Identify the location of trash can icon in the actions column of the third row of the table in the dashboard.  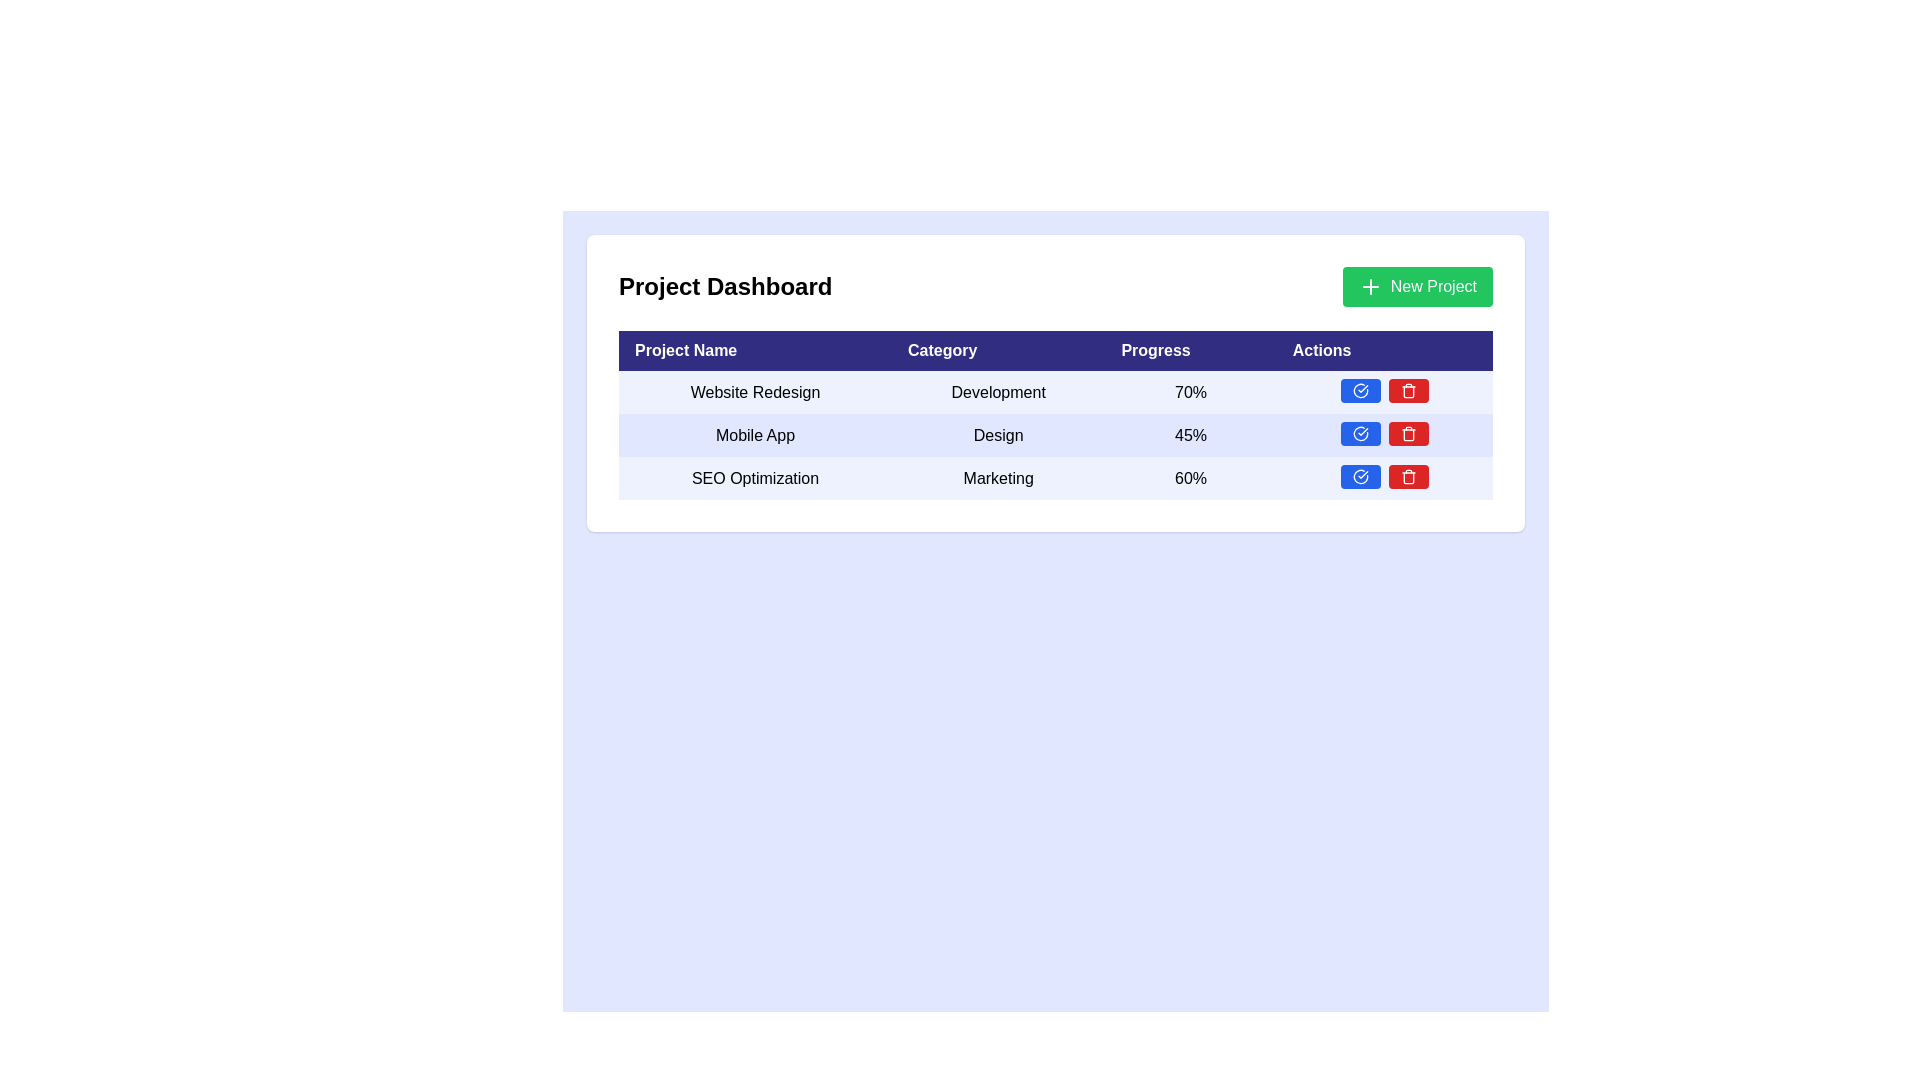
(1407, 478).